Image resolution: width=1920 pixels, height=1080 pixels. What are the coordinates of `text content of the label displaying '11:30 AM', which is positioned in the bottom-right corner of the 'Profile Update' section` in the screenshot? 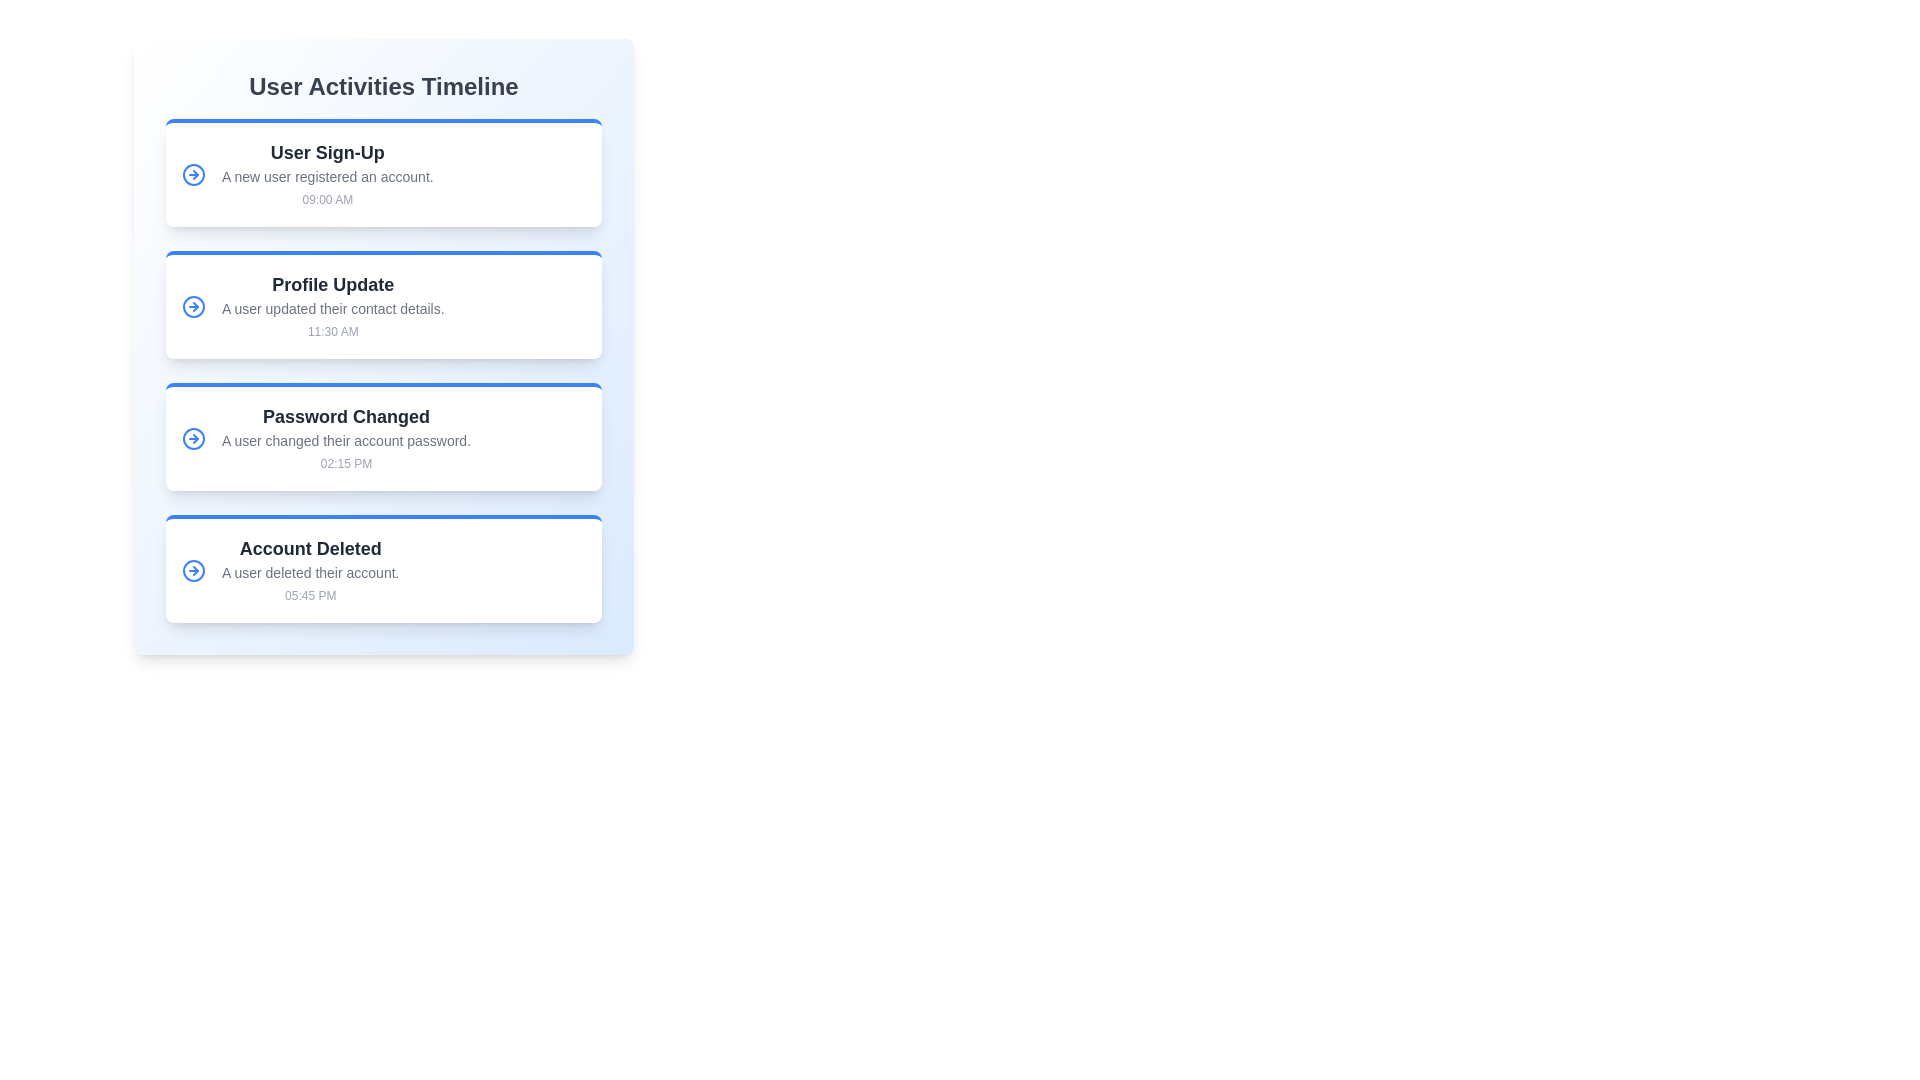 It's located at (333, 330).